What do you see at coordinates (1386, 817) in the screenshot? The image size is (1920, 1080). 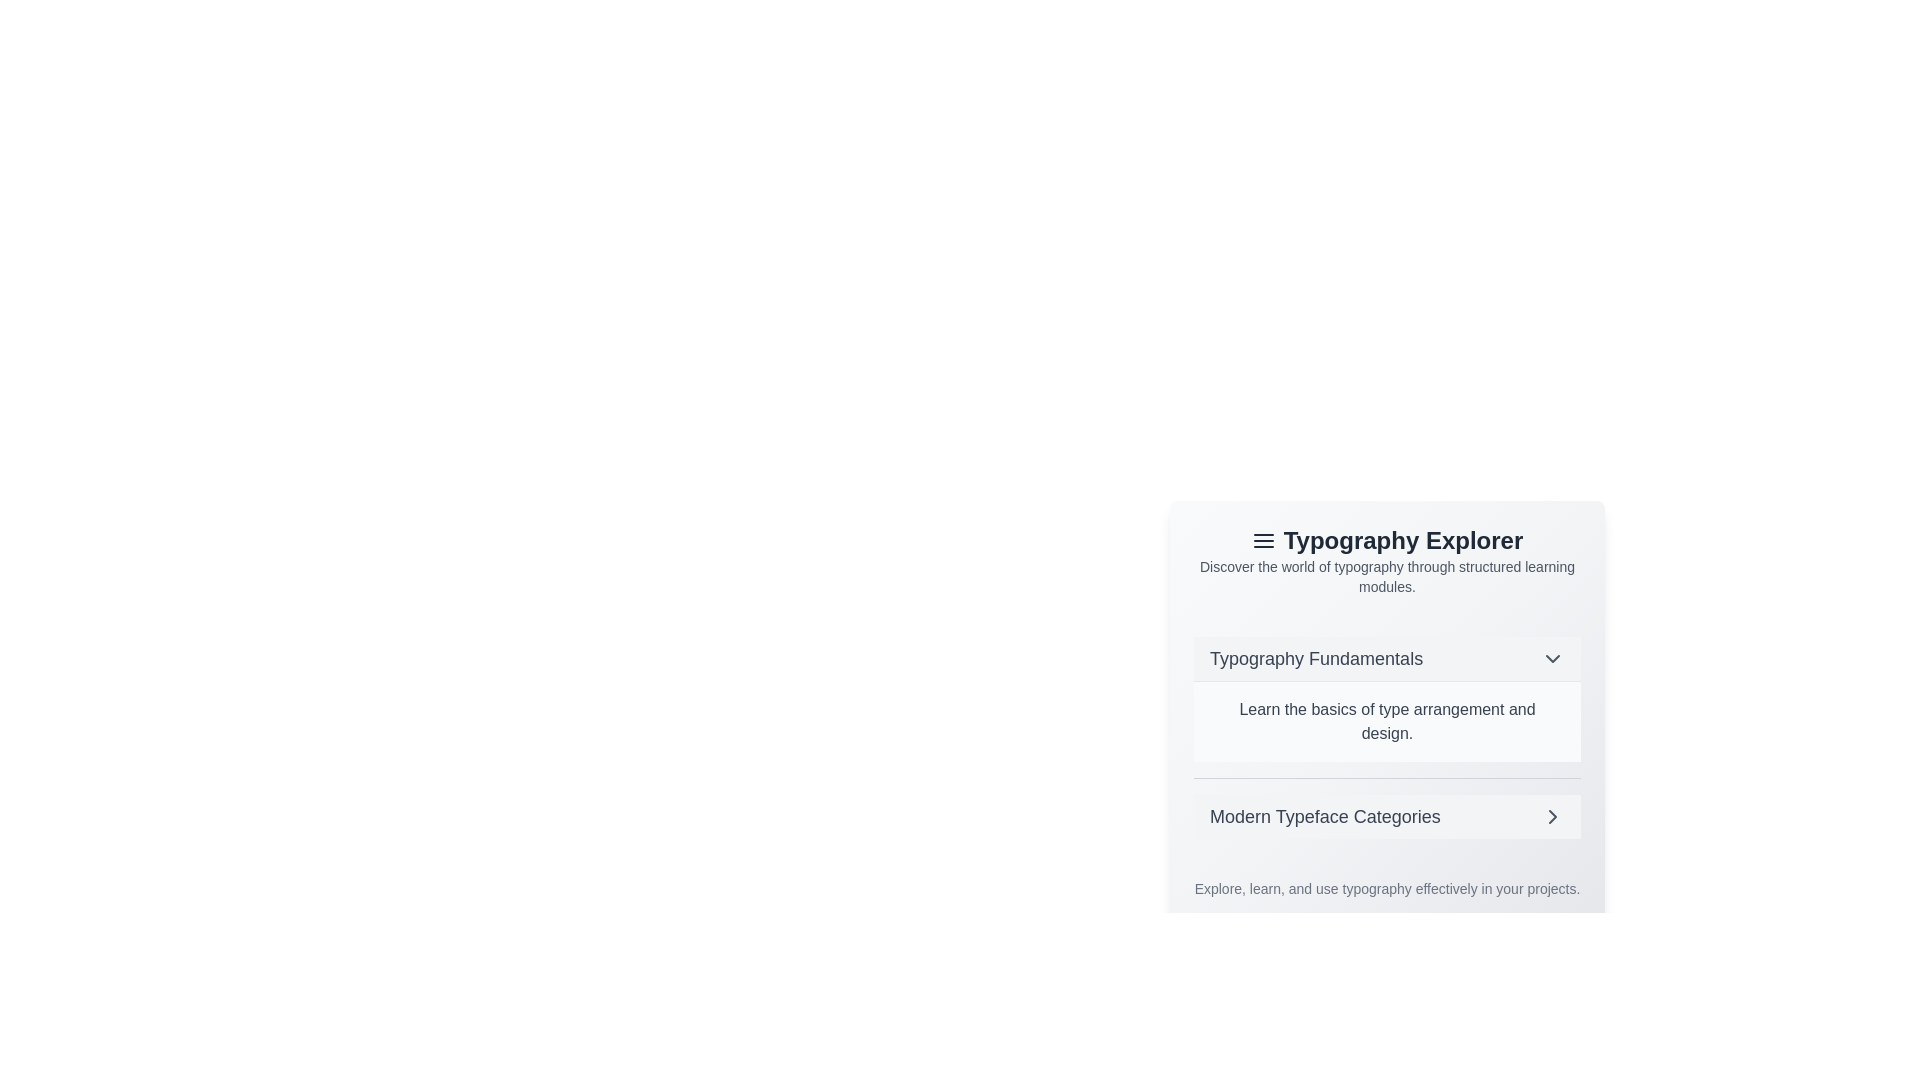 I see `the clickable list item for 'Modern Typeface Categories' to indicate selection` at bounding box center [1386, 817].